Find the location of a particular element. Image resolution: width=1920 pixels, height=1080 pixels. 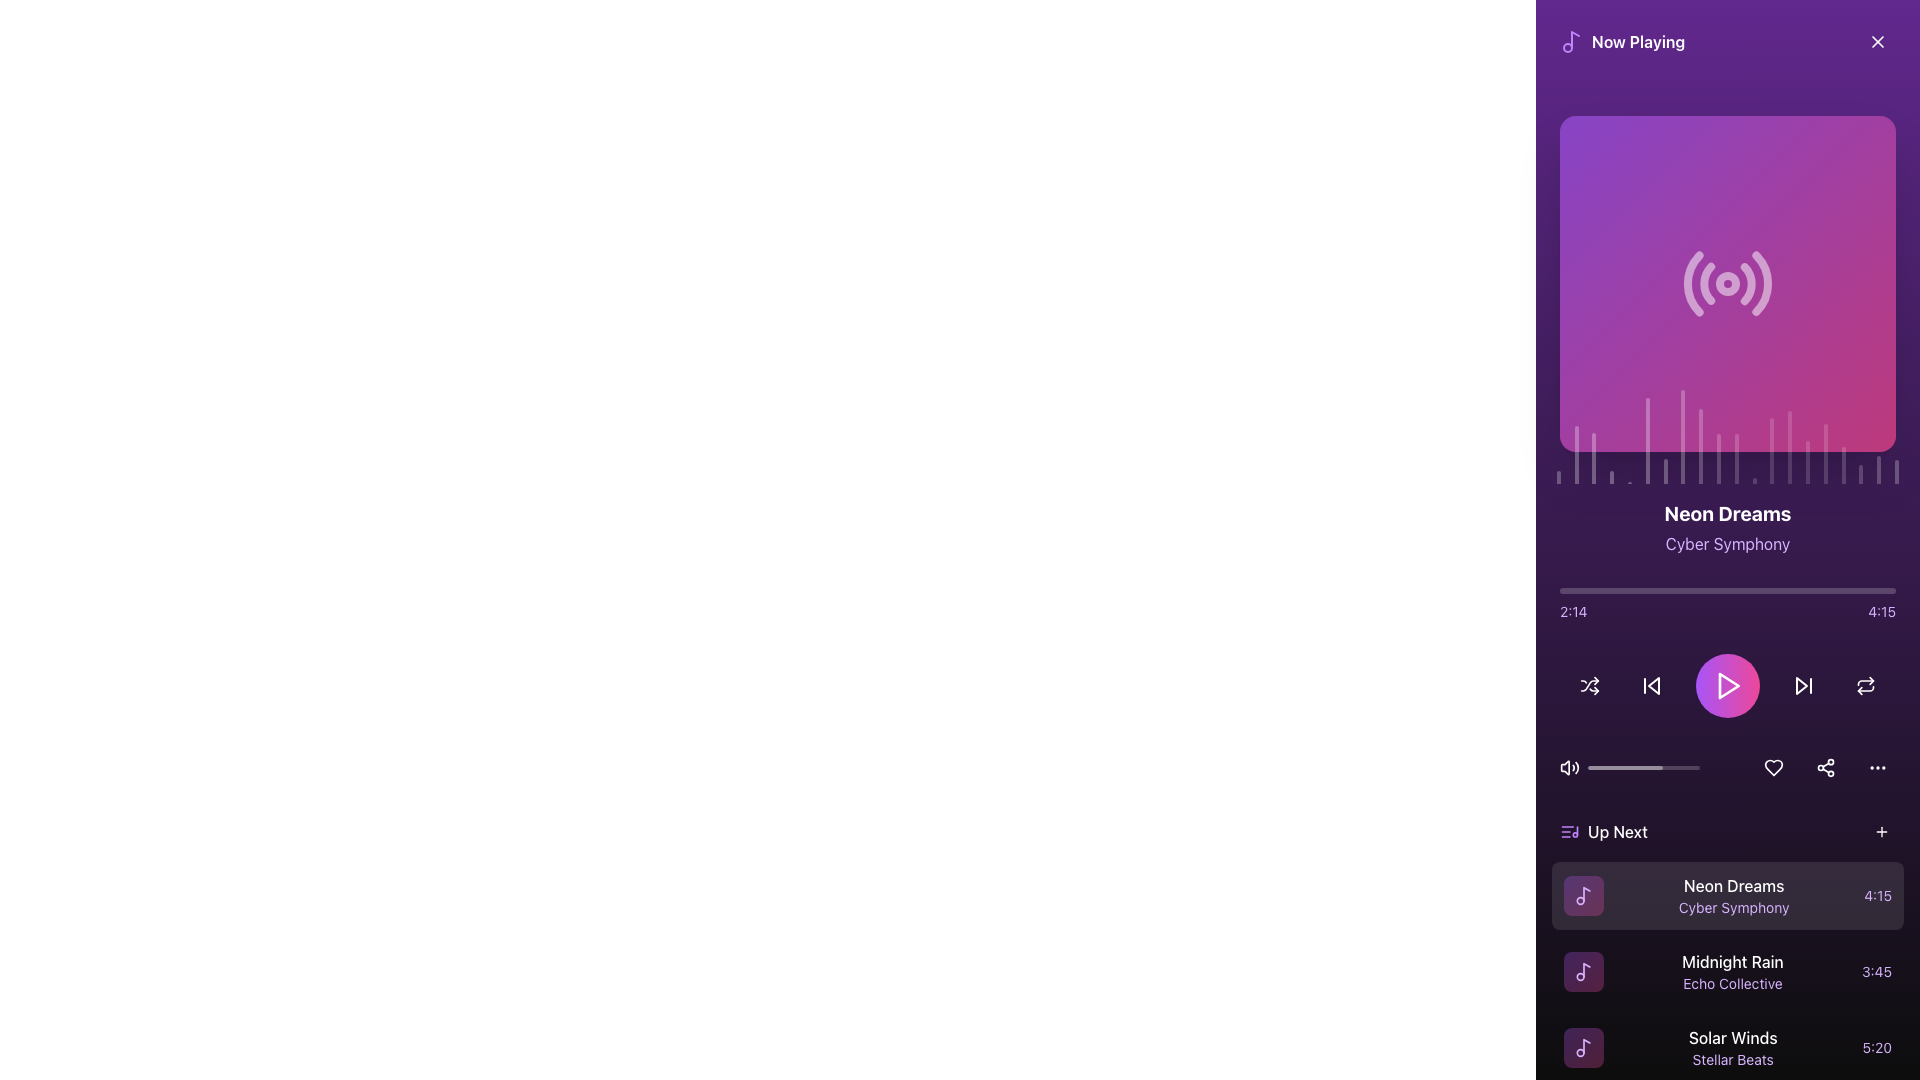

the volume slider is located at coordinates (1669, 766).